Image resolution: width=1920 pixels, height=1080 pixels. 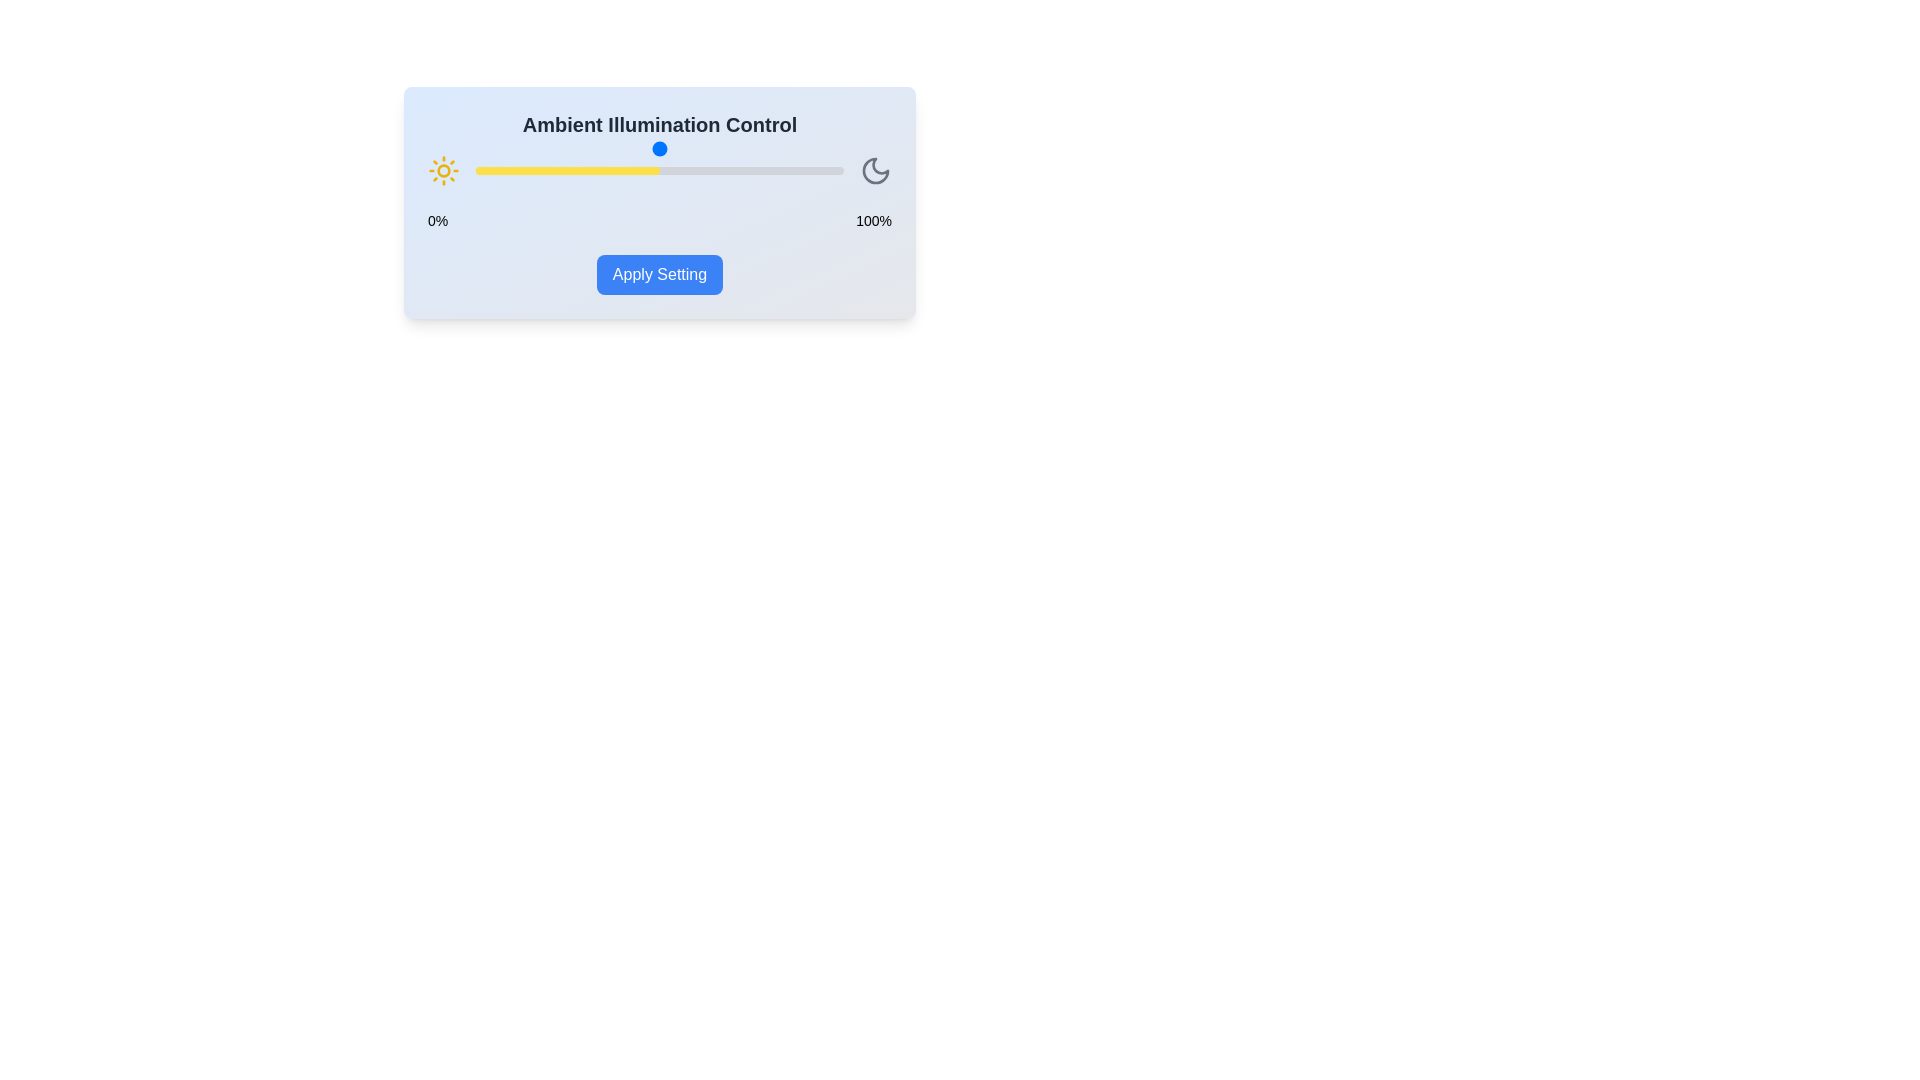 What do you see at coordinates (553, 169) in the screenshot?
I see `the slider to set the illumination level to 21%` at bounding box center [553, 169].